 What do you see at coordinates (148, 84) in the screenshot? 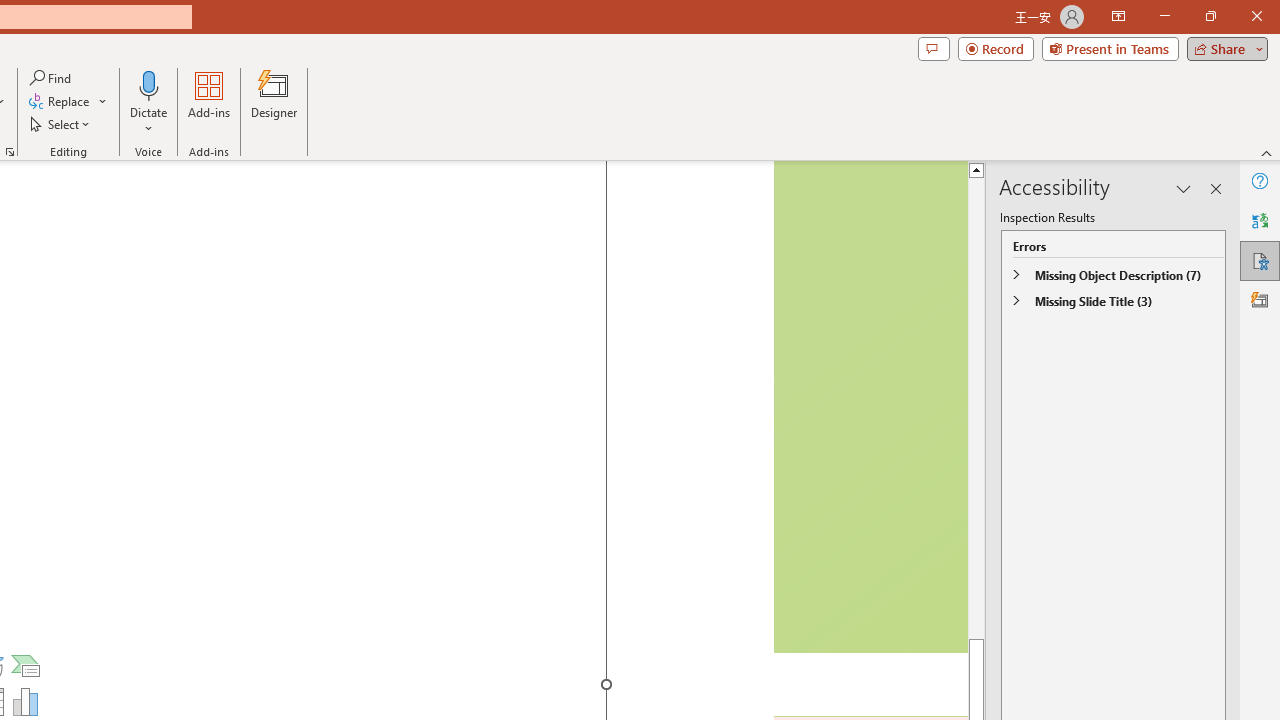
I see `'Dictate'` at bounding box center [148, 84].